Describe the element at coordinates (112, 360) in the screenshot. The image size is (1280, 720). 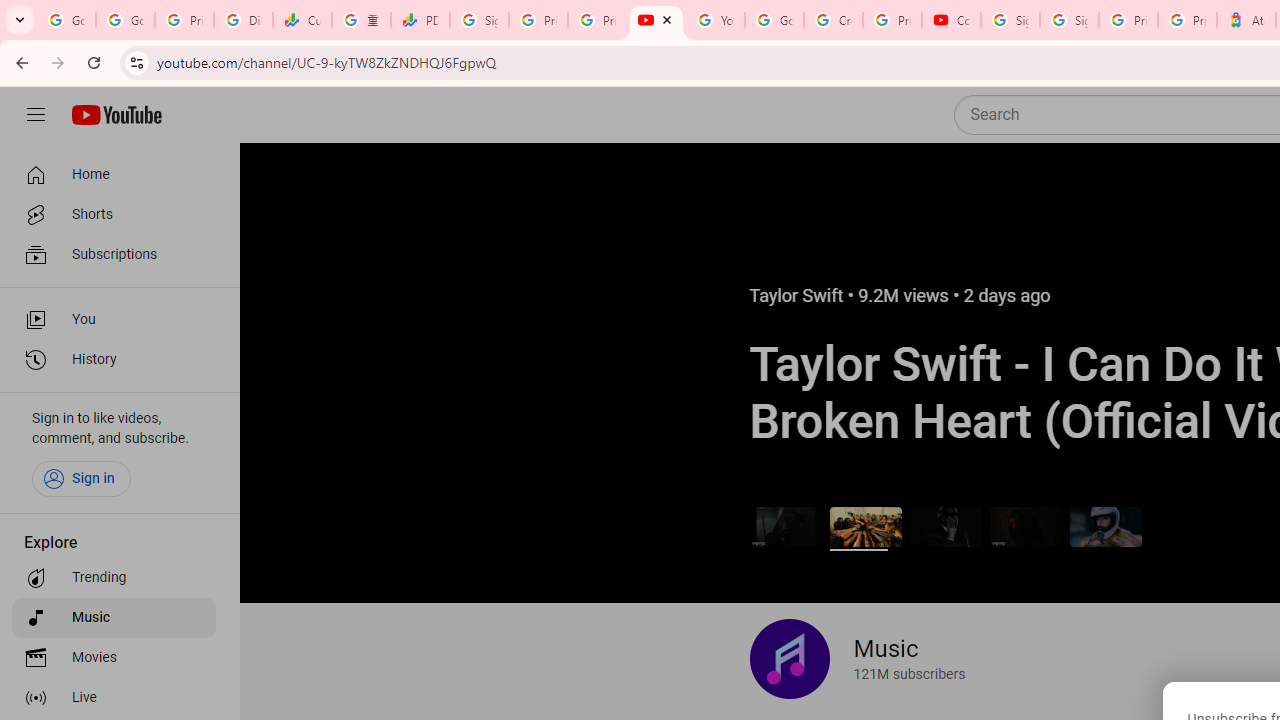
I see `'History'` at that location.